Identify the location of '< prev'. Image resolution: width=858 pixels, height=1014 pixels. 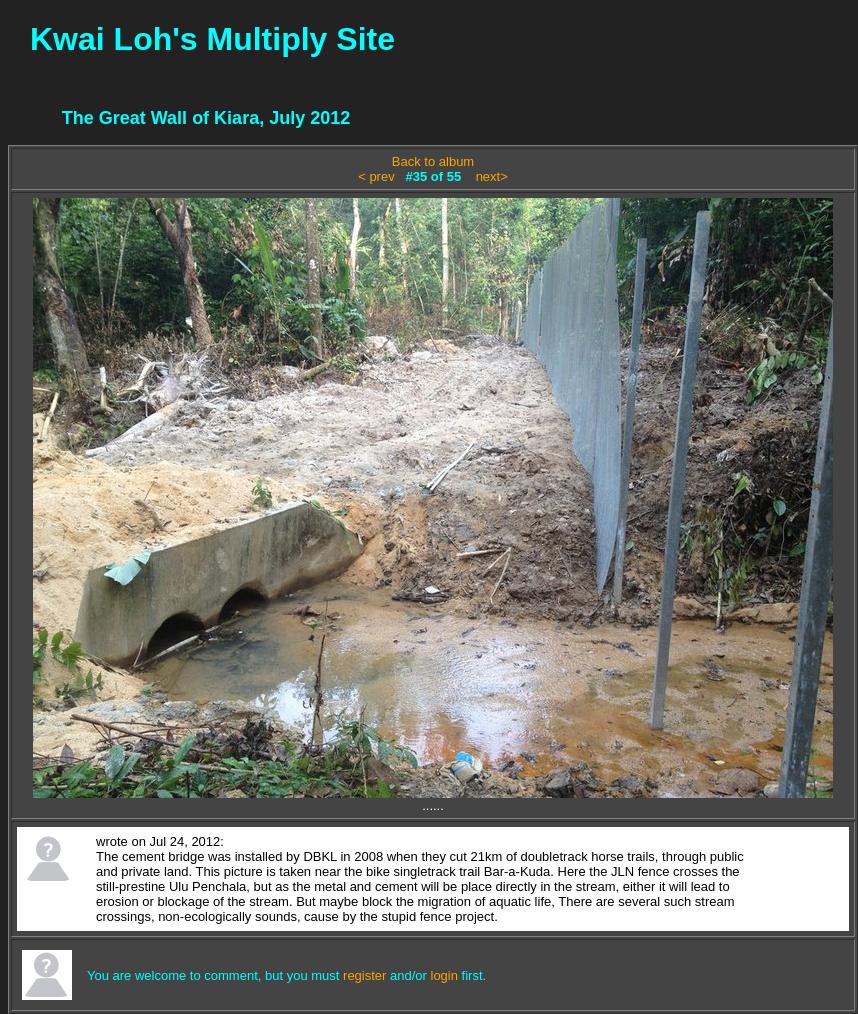
(375, 175).